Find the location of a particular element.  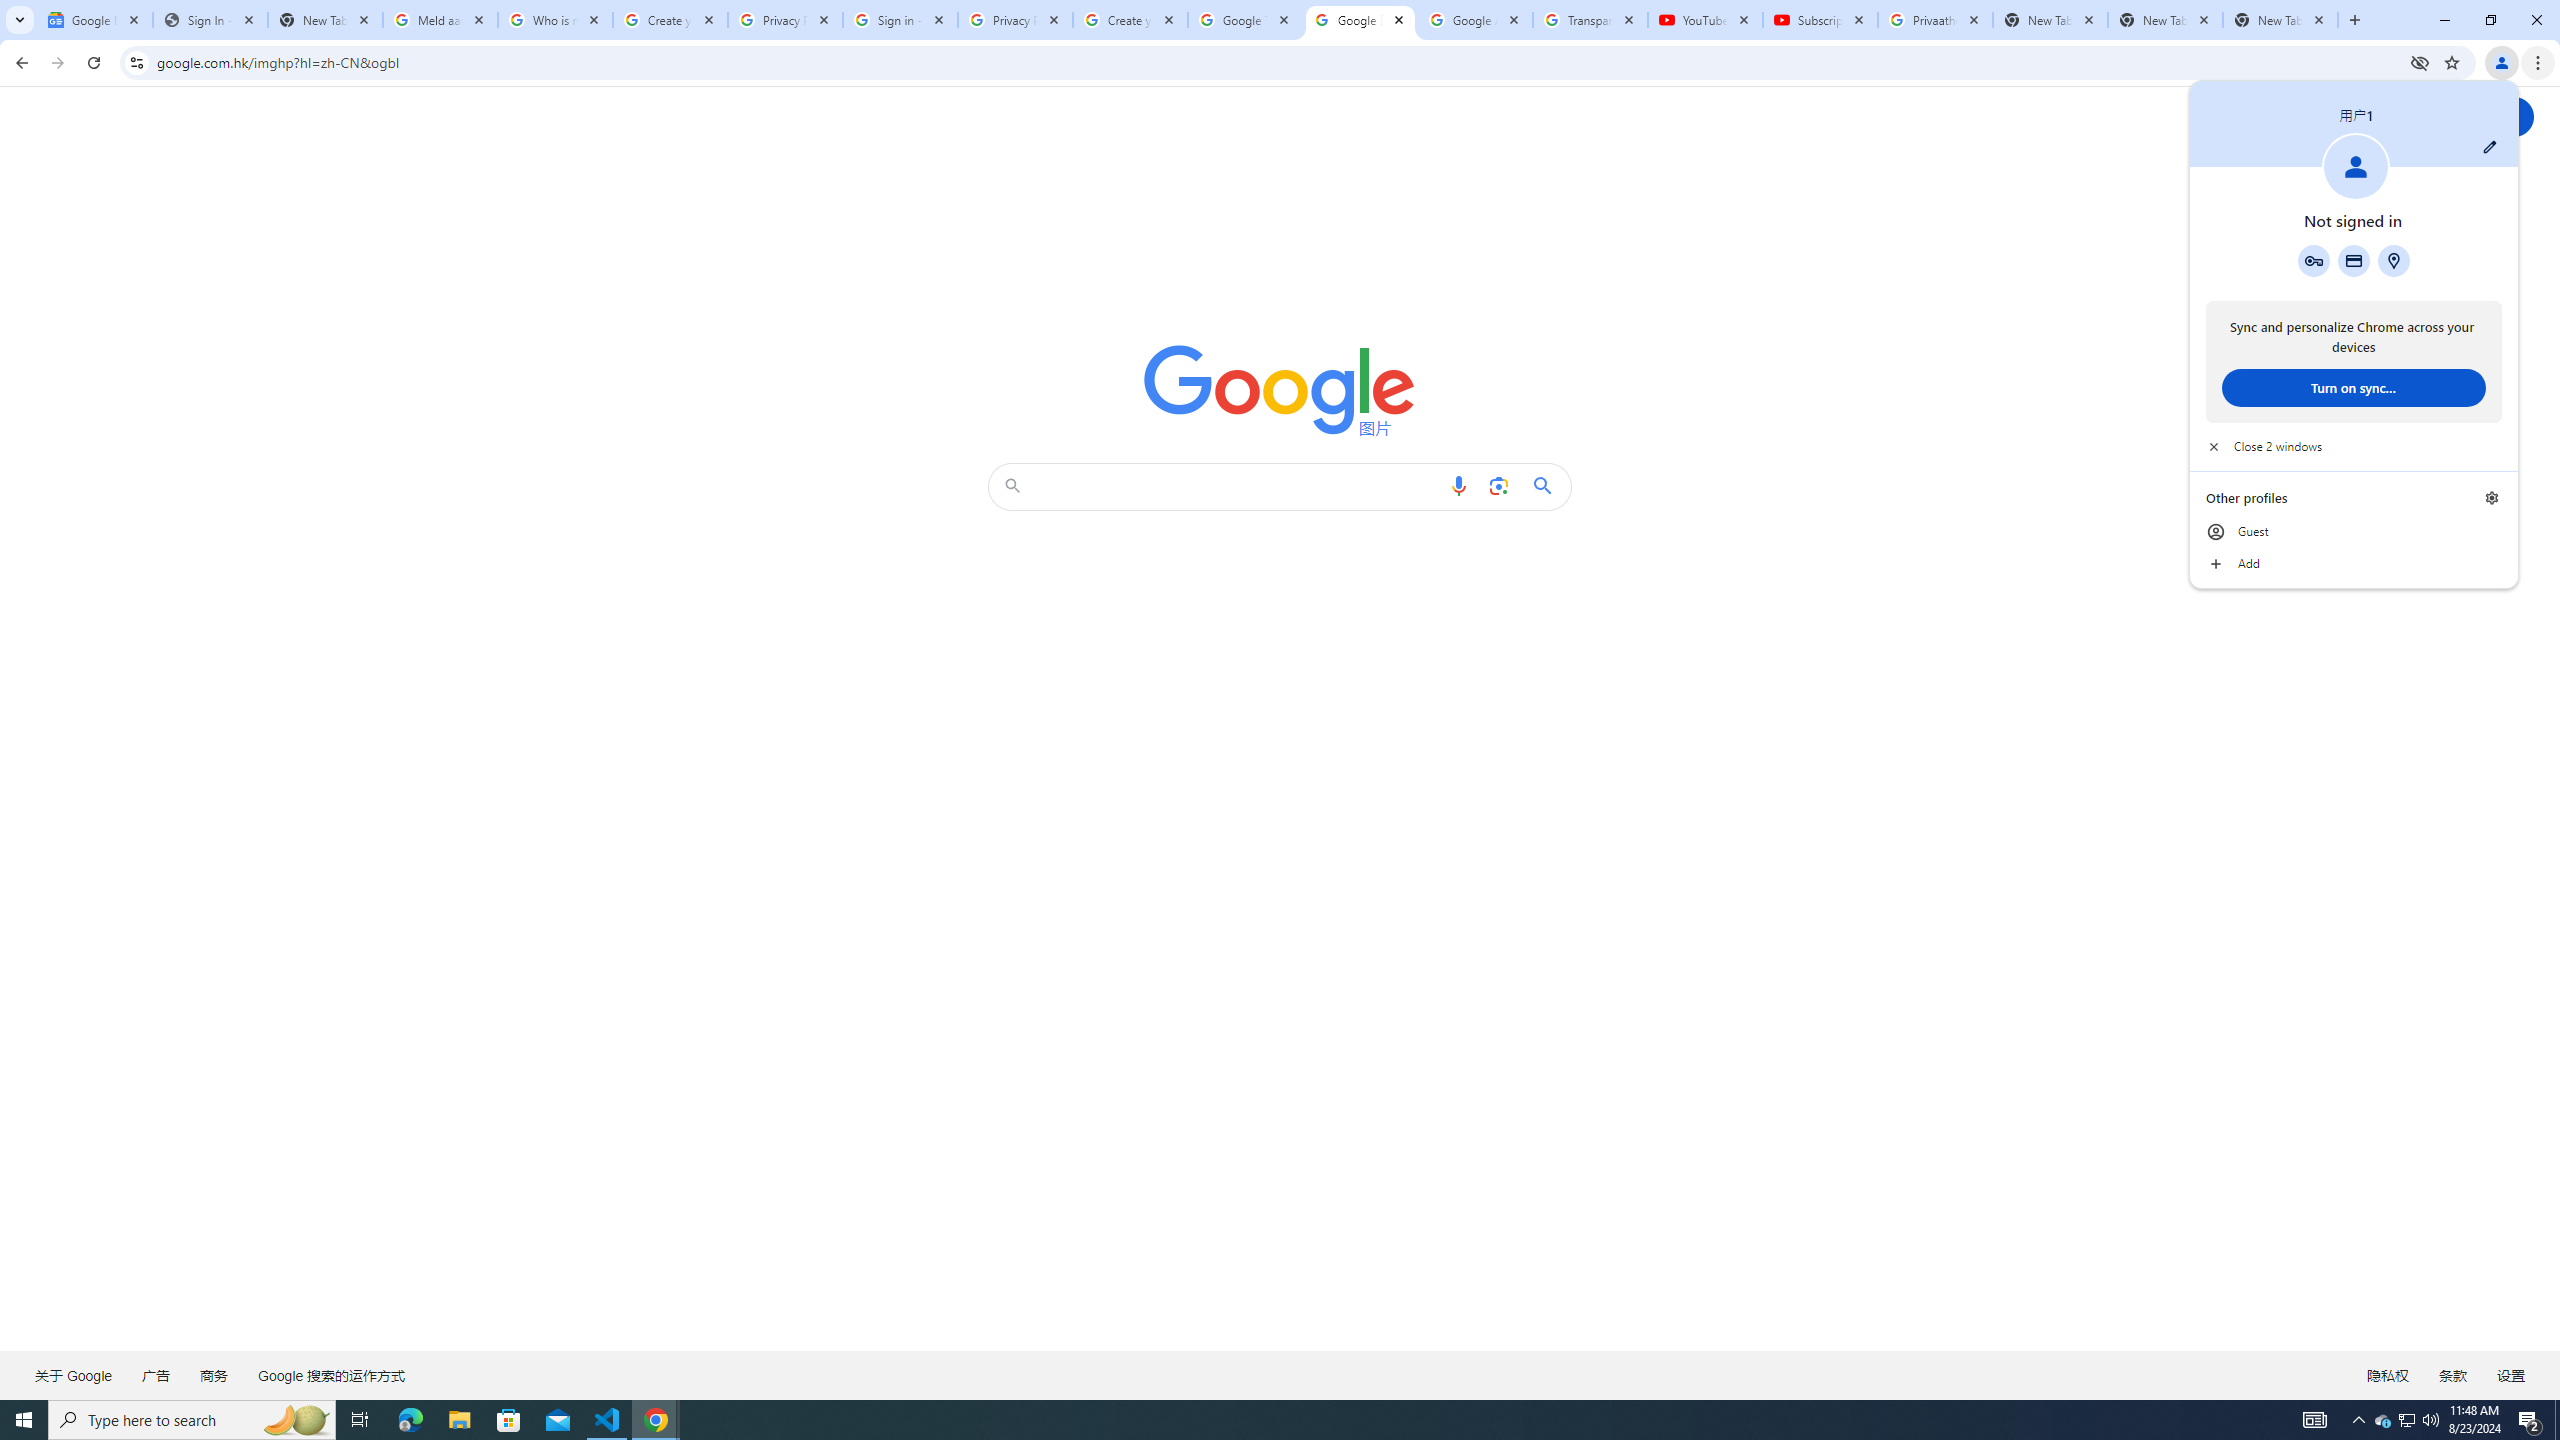

'Show desktop' is located at coordinates (2556, 1418).